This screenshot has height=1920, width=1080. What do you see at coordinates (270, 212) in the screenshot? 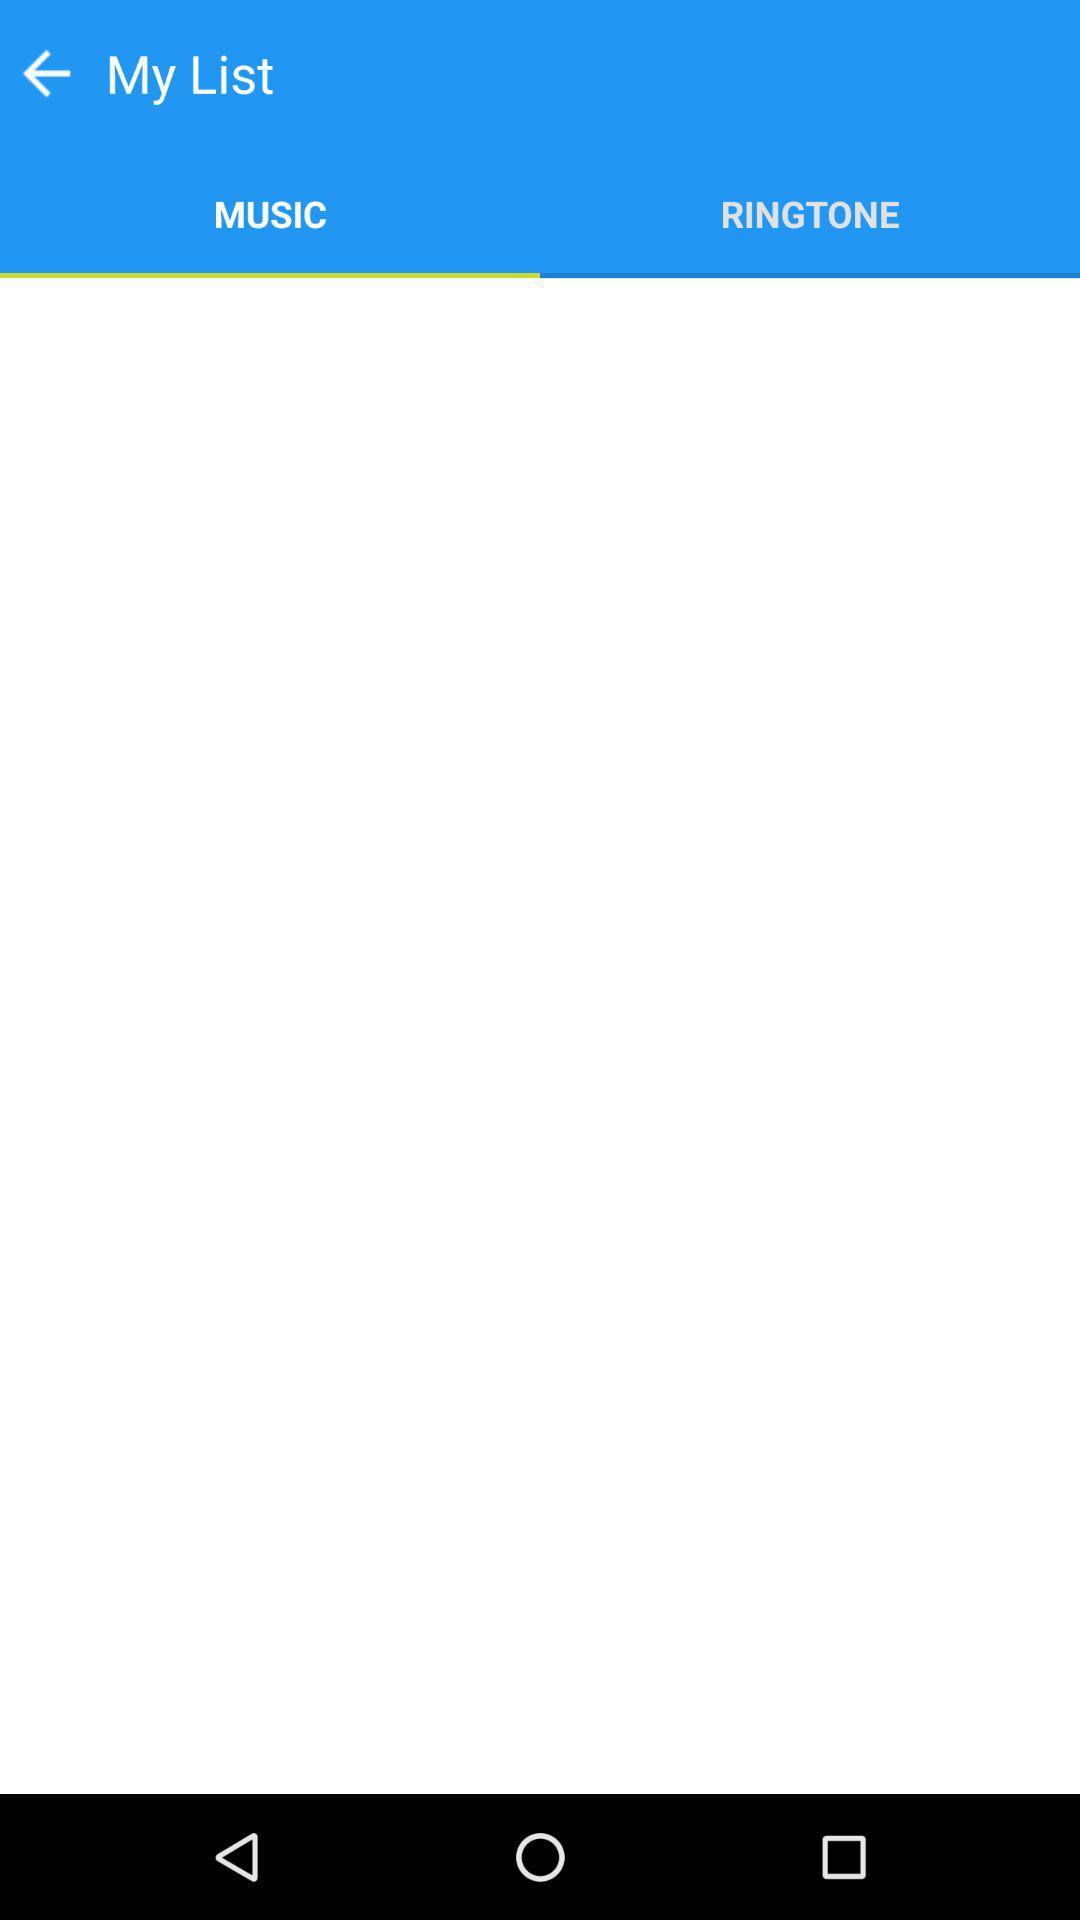
I see `app to the left of ringtone app` at bounding box center [270, 212].